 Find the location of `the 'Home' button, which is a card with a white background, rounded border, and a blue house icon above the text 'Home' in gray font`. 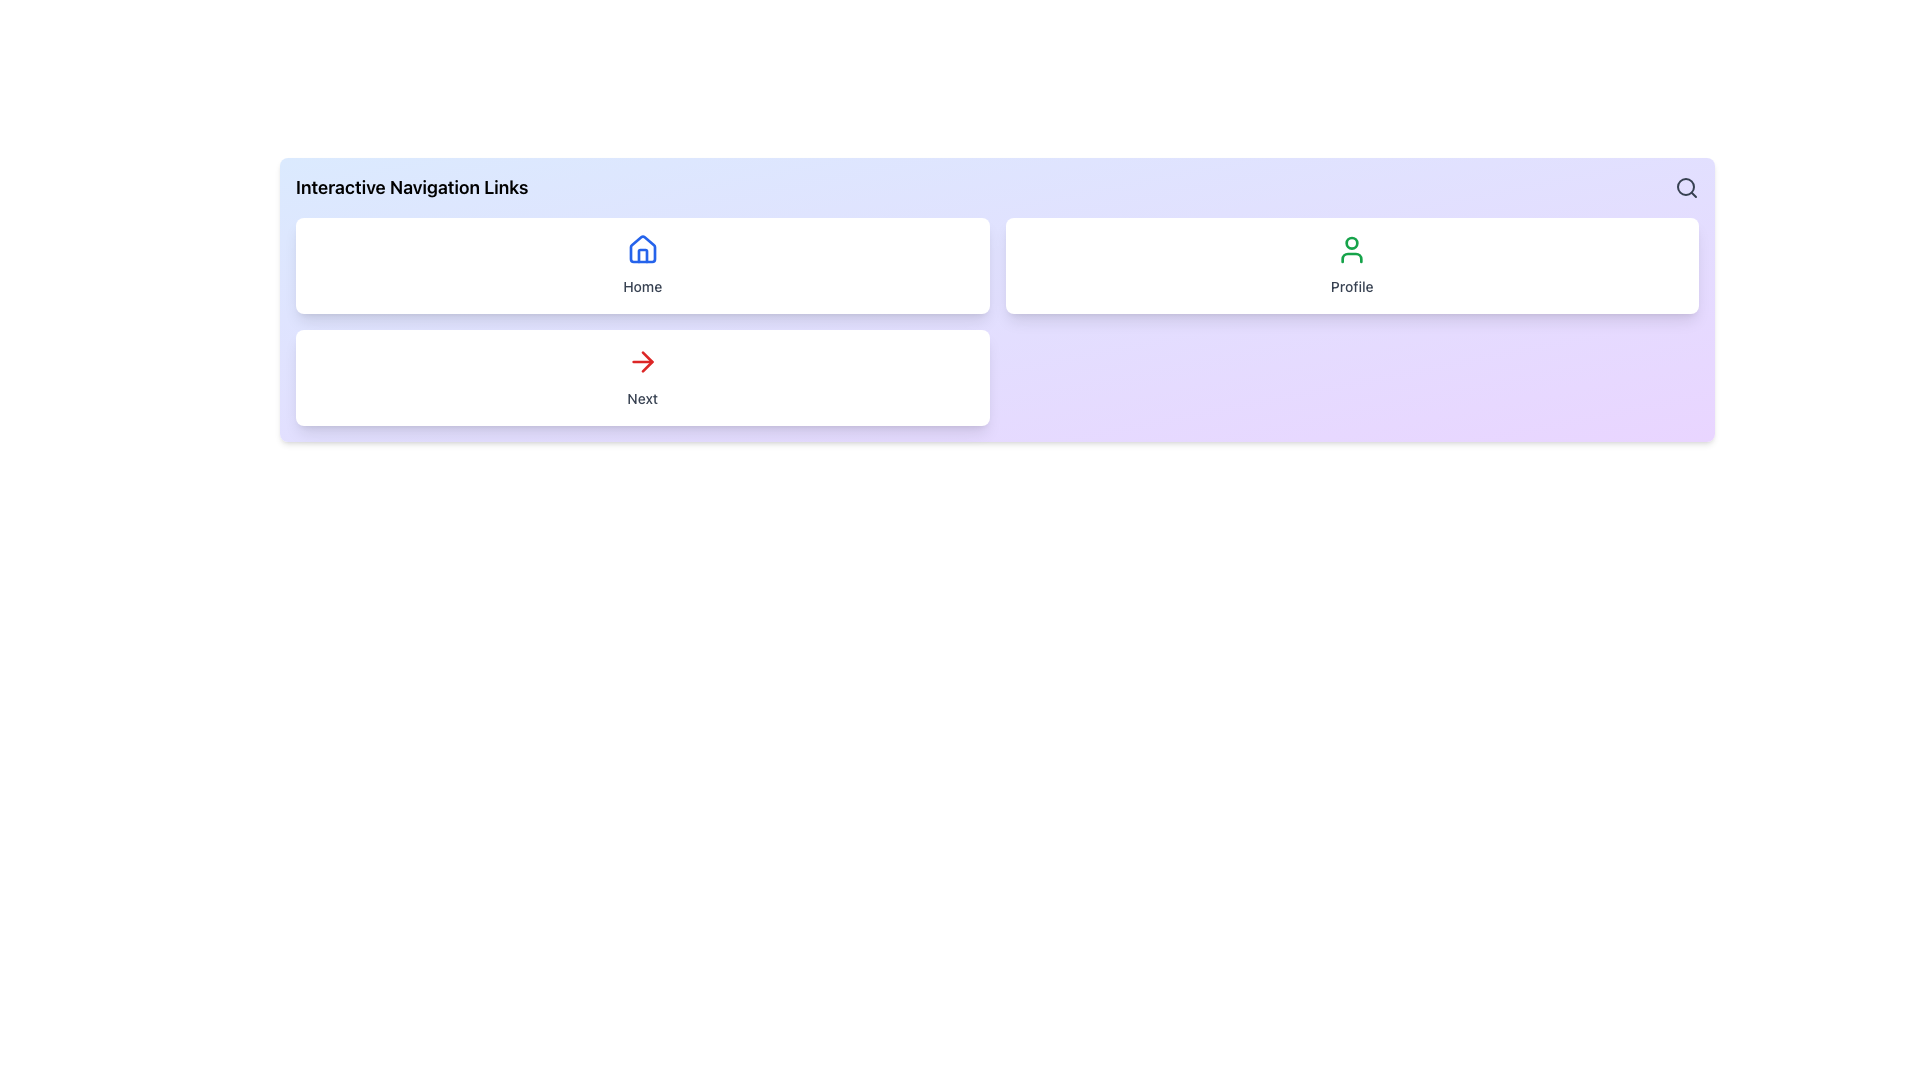

the 'Home' button, which is a card with a white background, rounded border, and a blue house icon above the text 'Home' in gray font is located at coordinates (642, 265).